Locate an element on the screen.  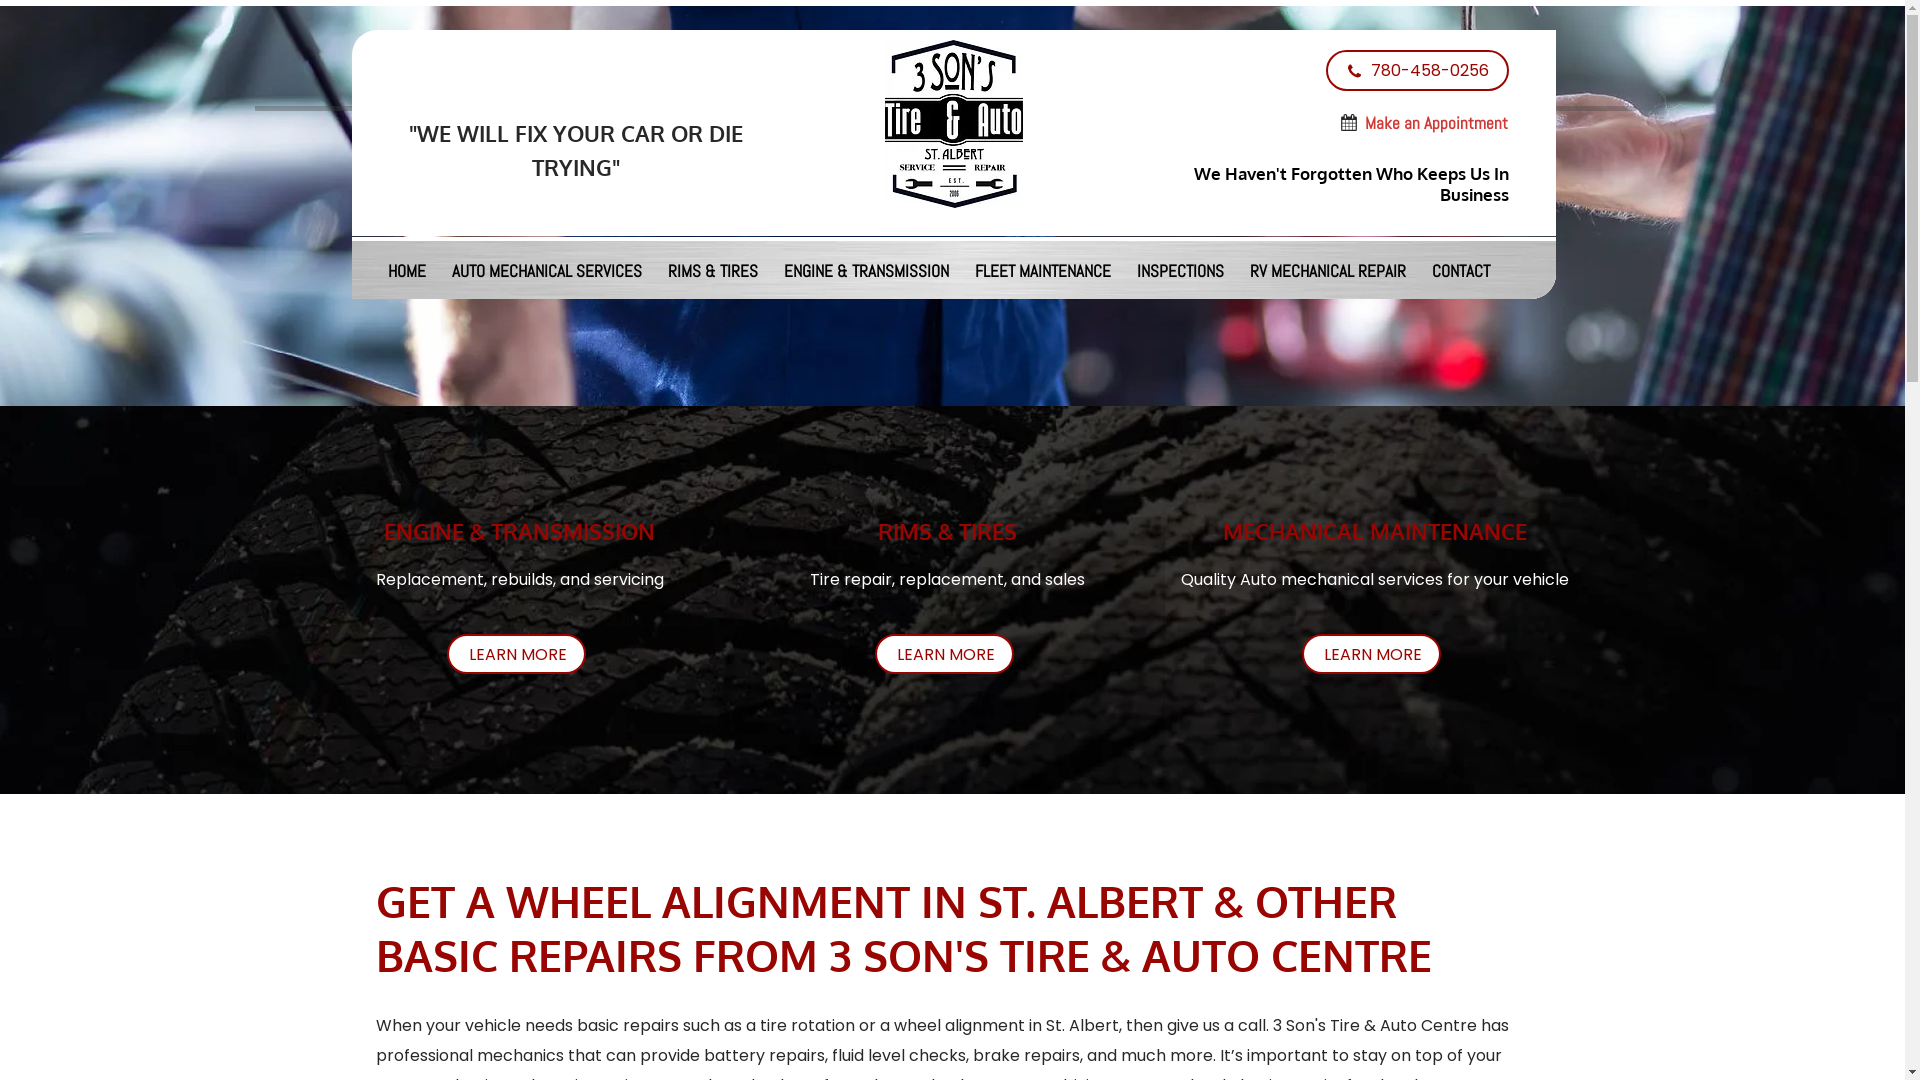
'Make an Appointment' is located at coordinates (1434, 125).